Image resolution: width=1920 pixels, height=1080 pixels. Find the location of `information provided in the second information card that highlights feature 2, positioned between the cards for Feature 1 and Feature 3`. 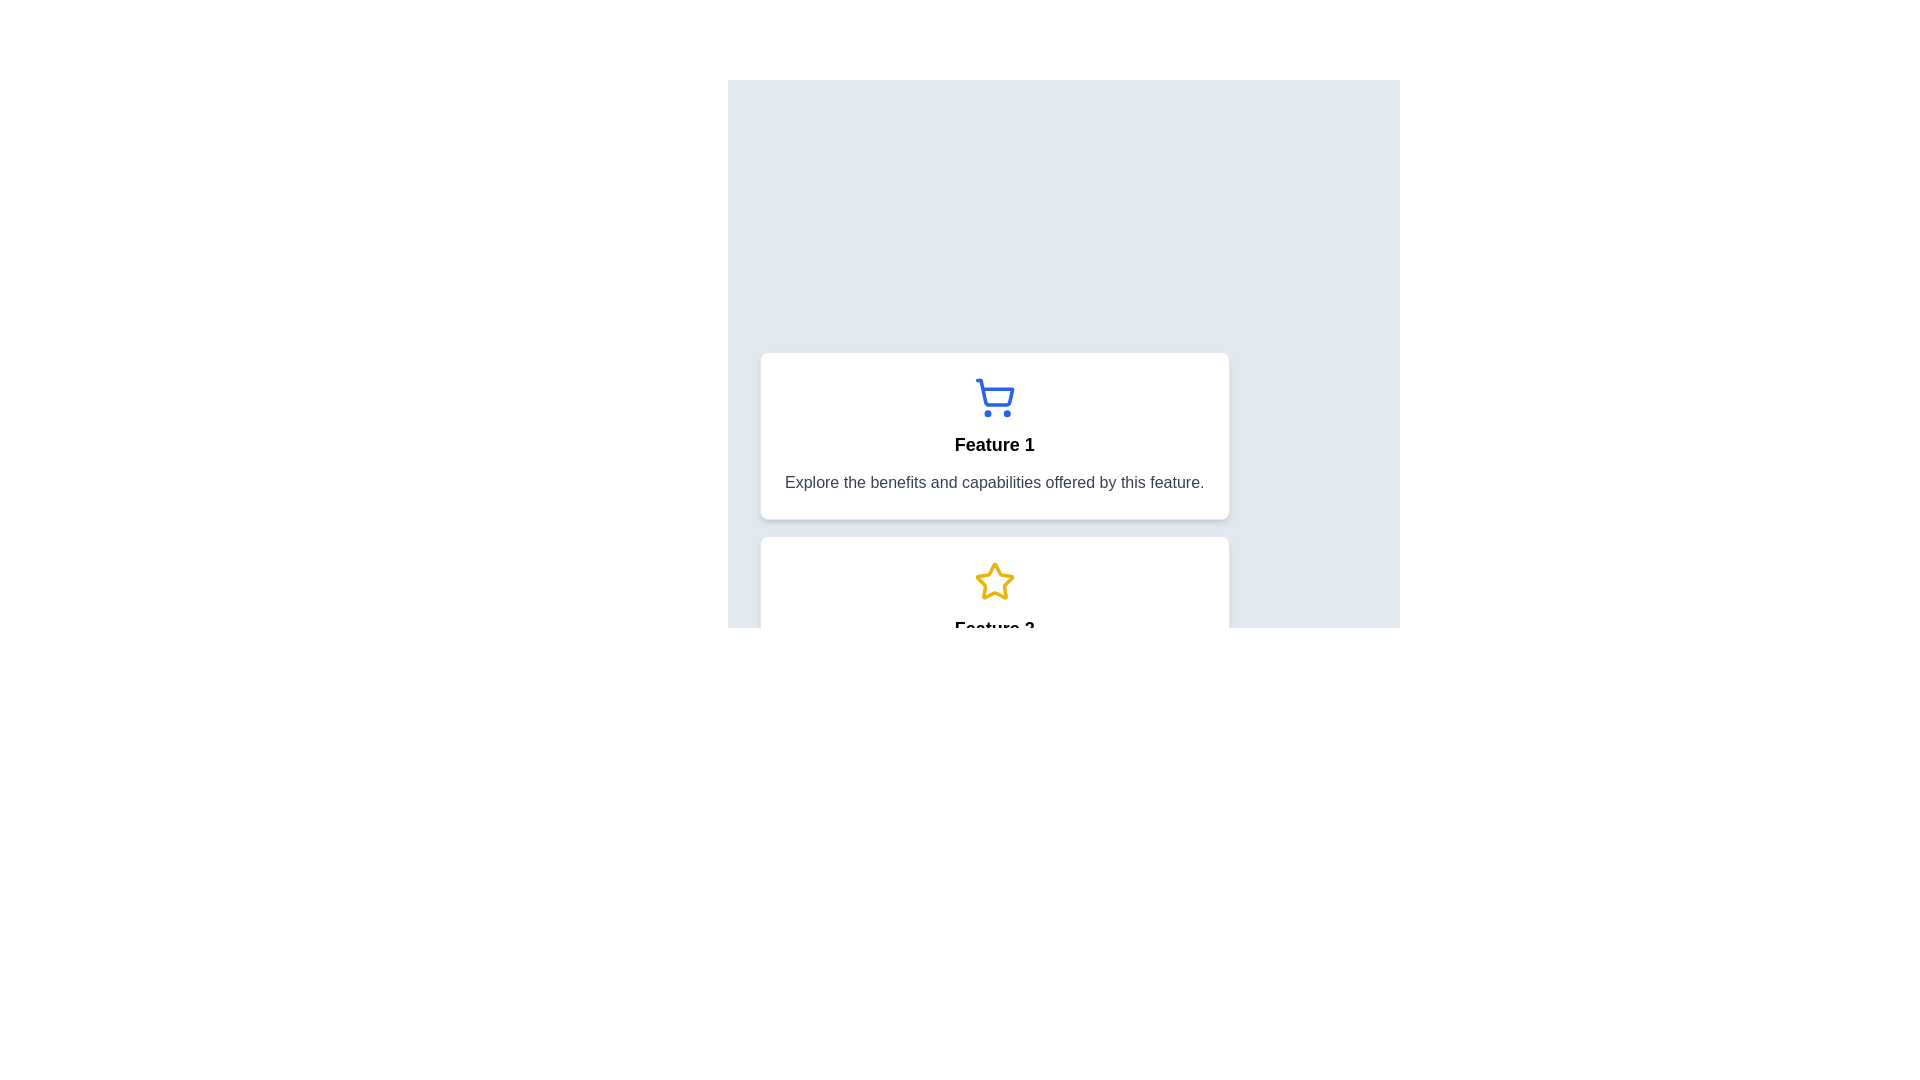

information provided in the second information card that highlights feature 2, positioned between the cards for Feature 1 and Feature 3 is located at coordinates (1063, 619).